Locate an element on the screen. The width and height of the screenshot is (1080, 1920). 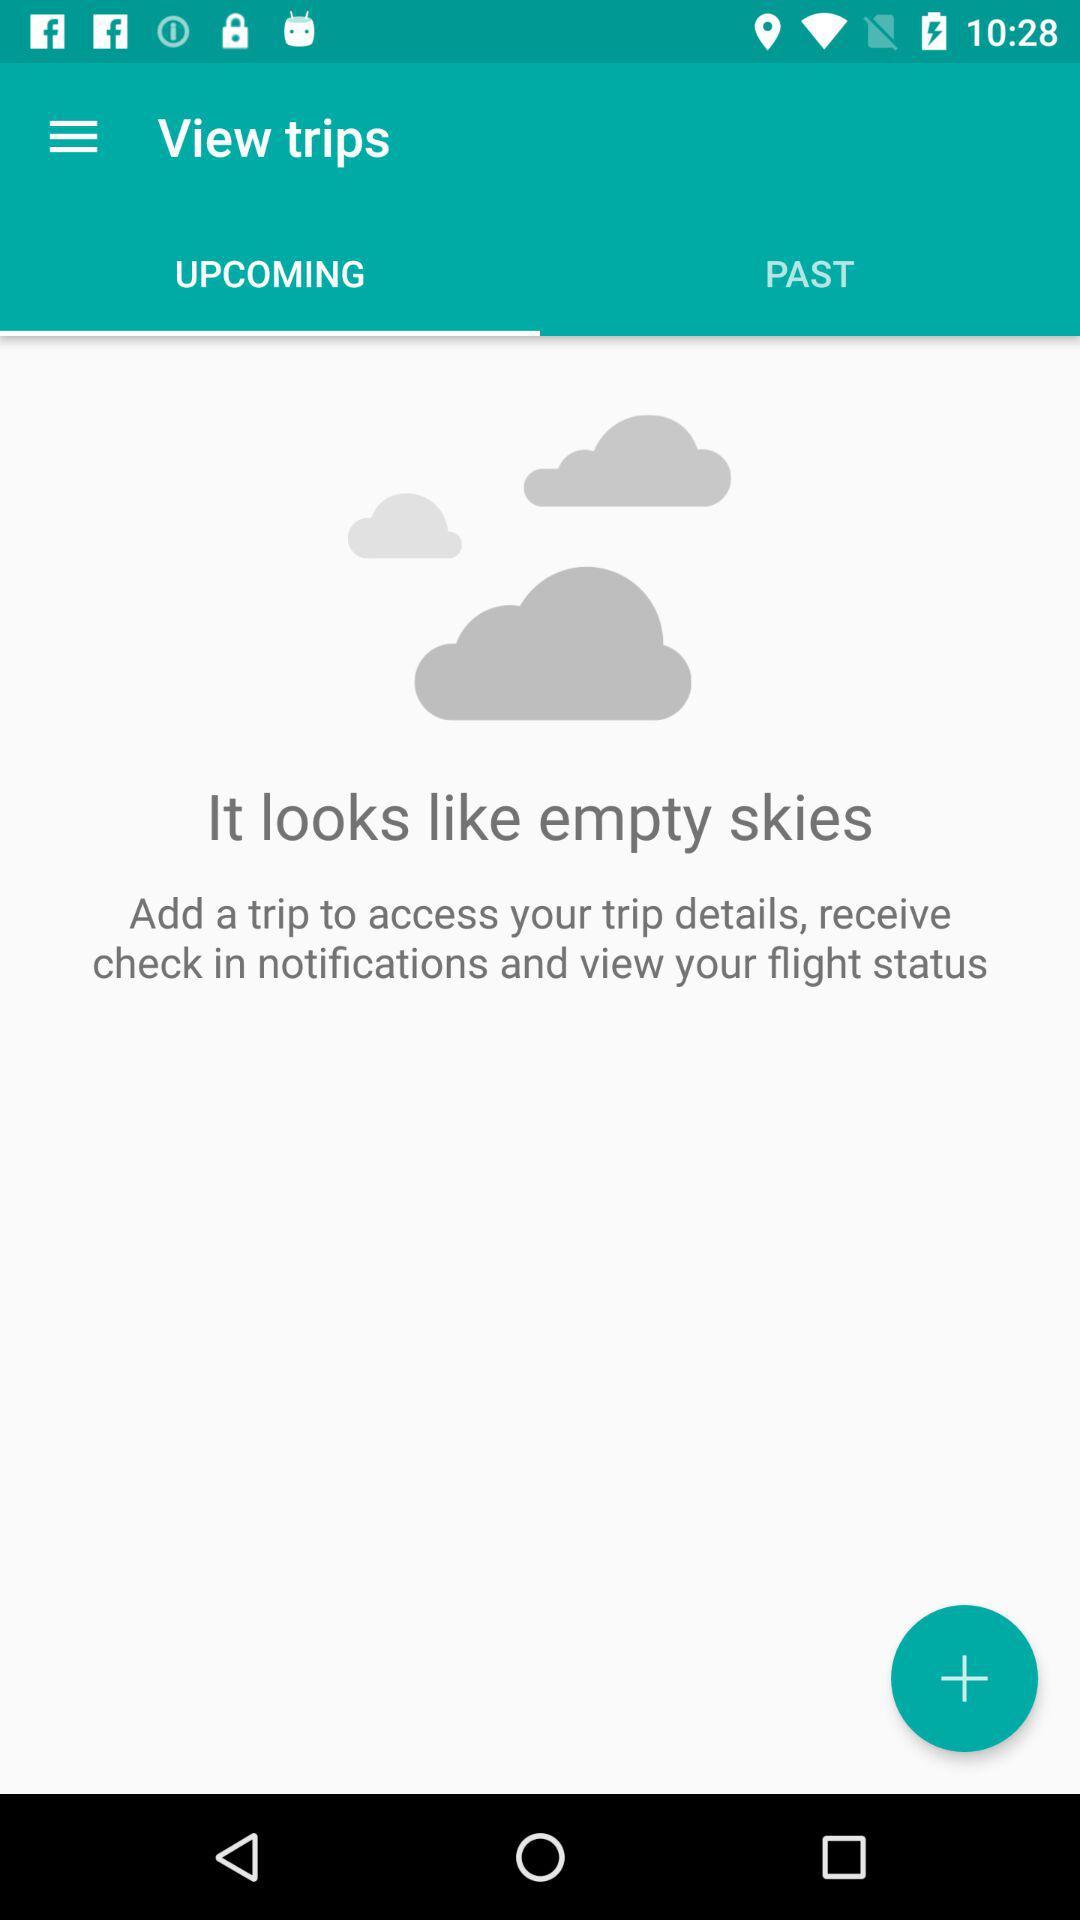
the icon below the add a trip is located at coordinates (963, 1678).